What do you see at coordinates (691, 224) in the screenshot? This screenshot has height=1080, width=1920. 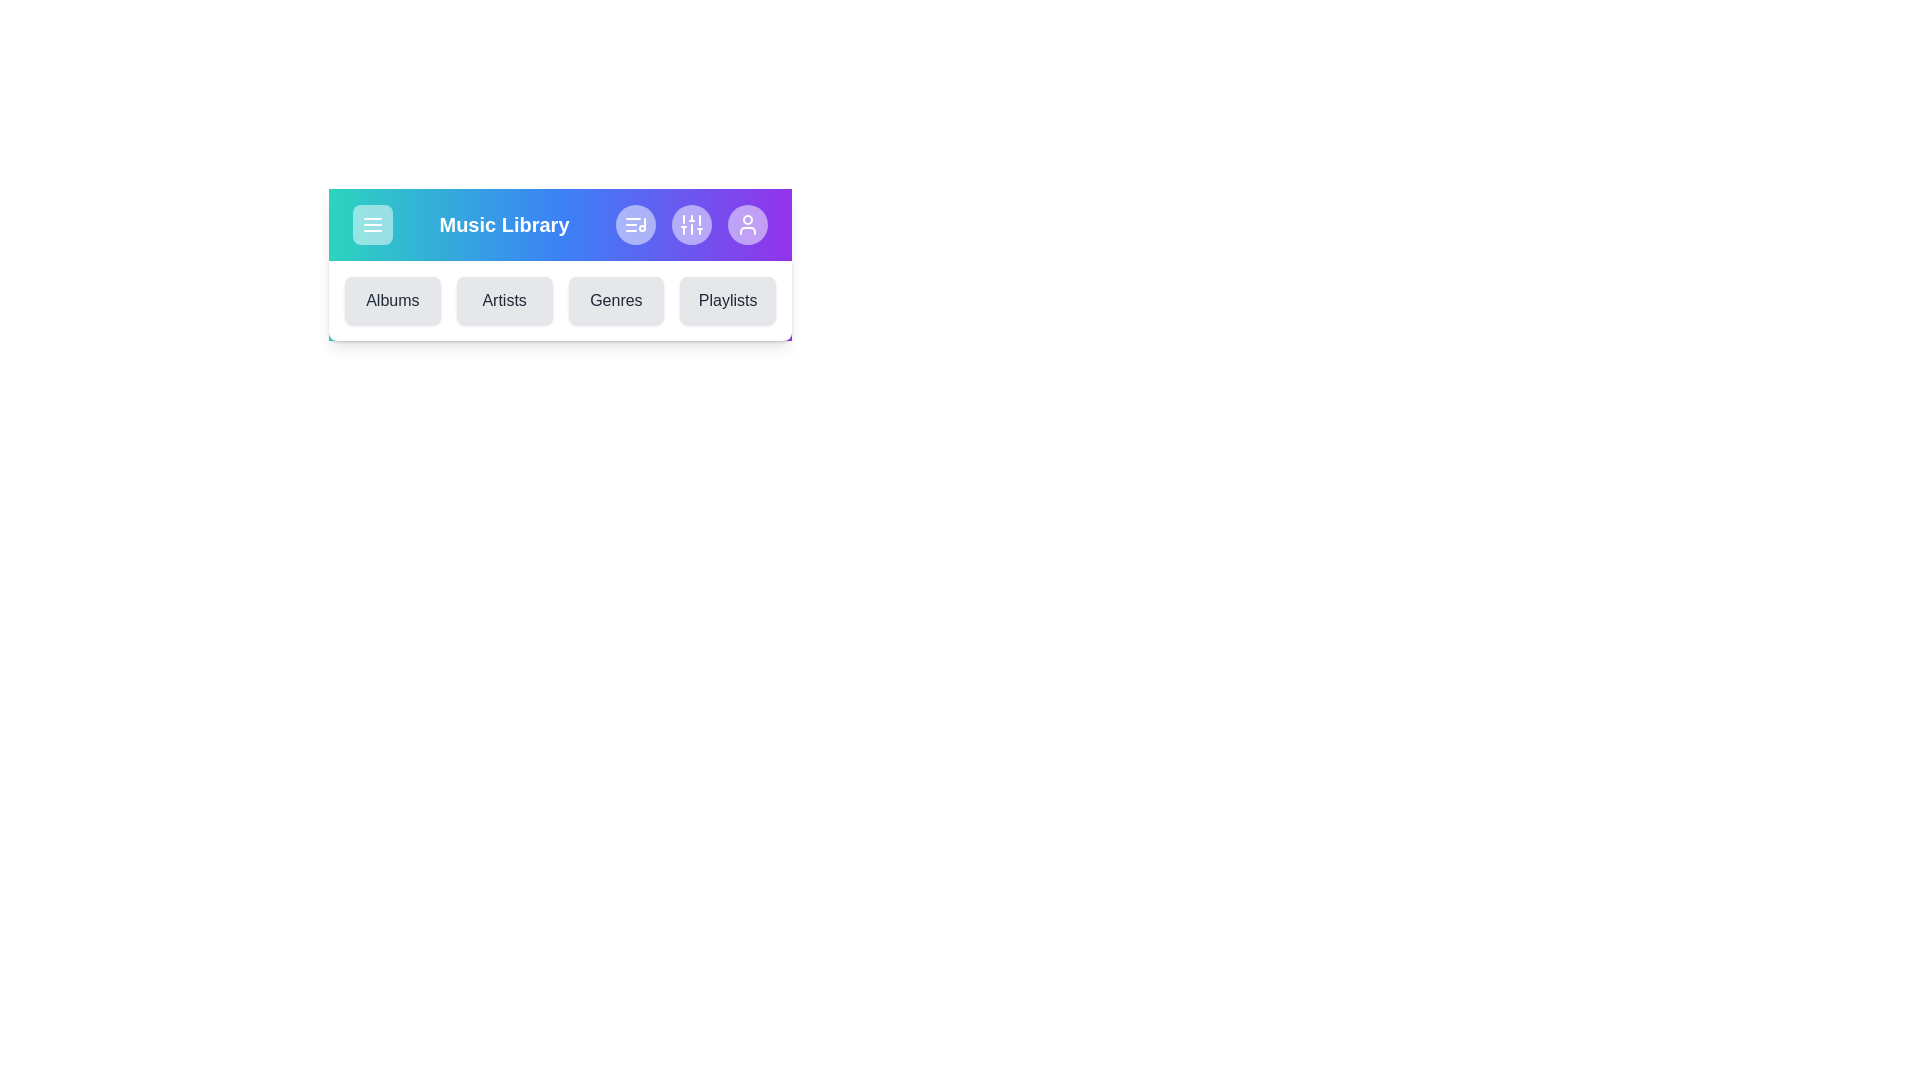 I see `the Sliders icon in the navigation bar` at bounding box center [691, 224].